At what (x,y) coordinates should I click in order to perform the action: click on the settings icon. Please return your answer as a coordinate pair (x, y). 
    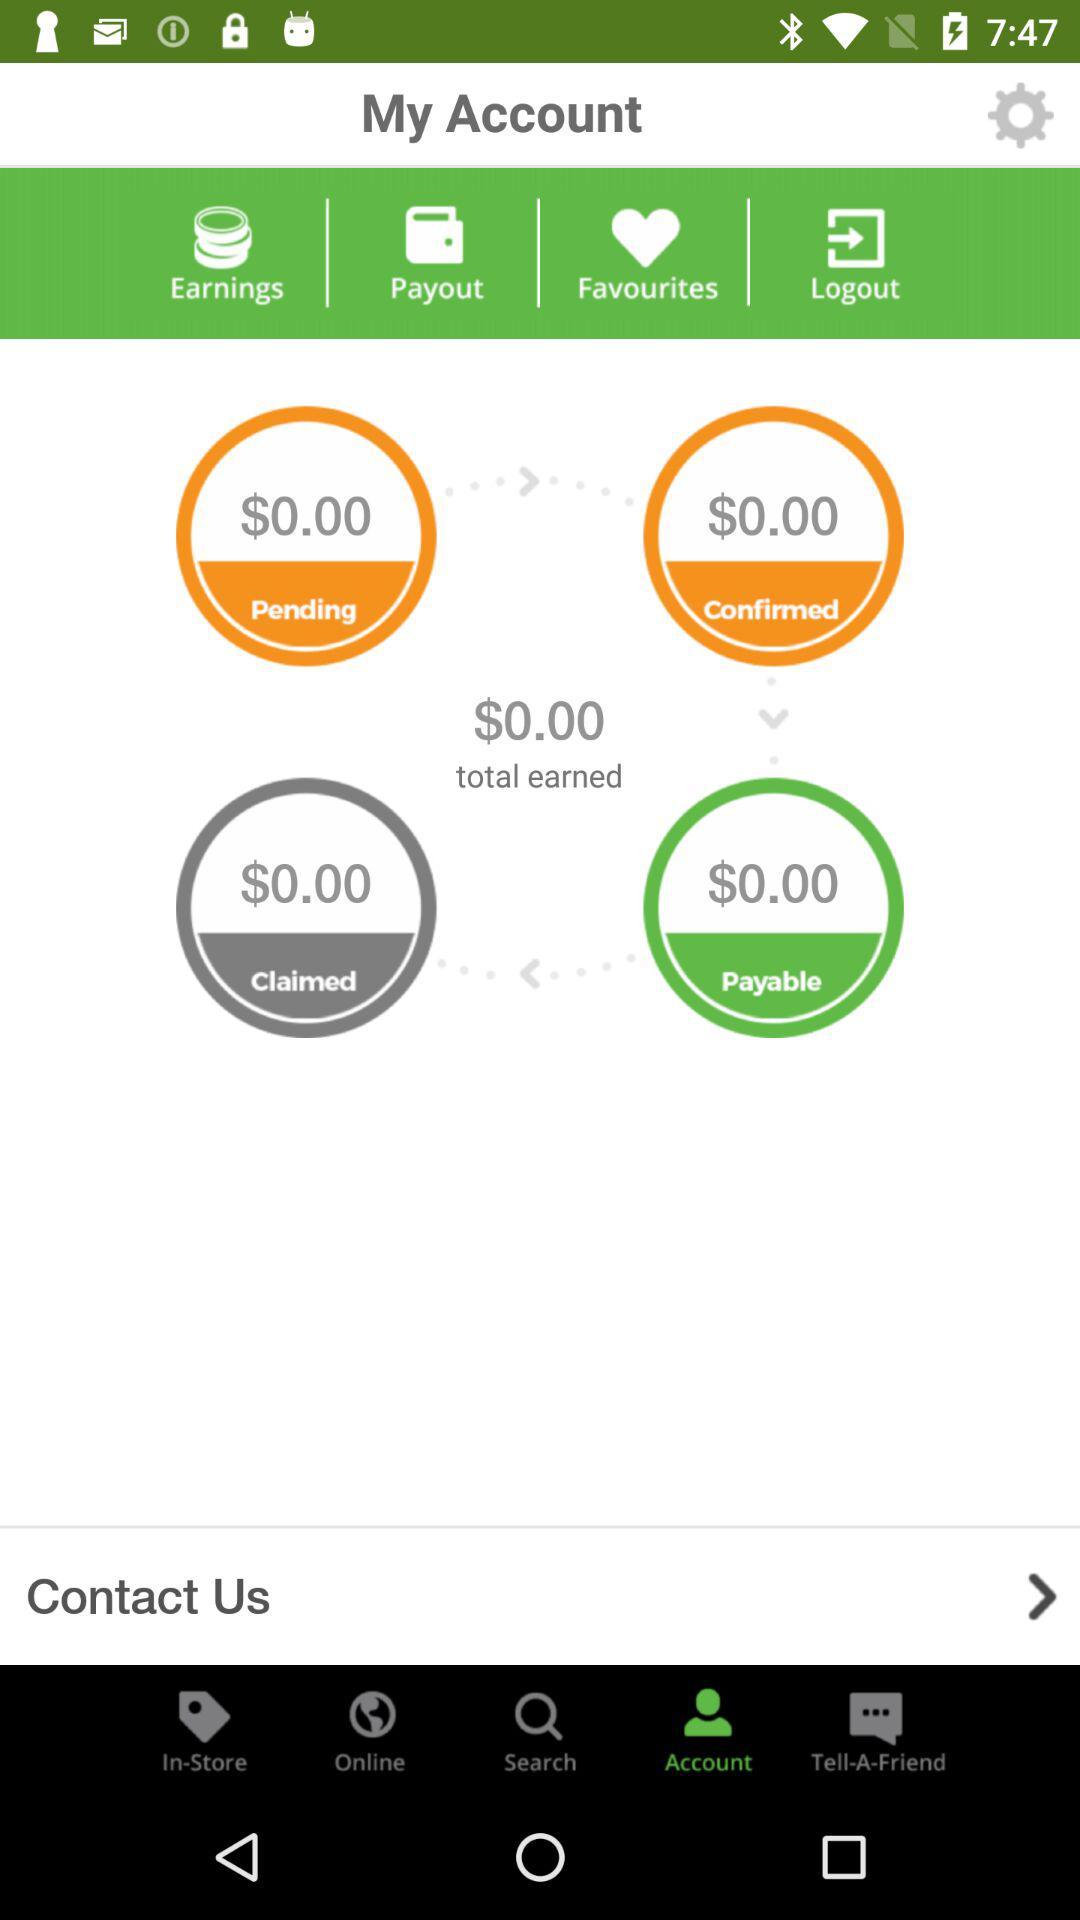
    Looking at the image, I should click on (1020, 114).